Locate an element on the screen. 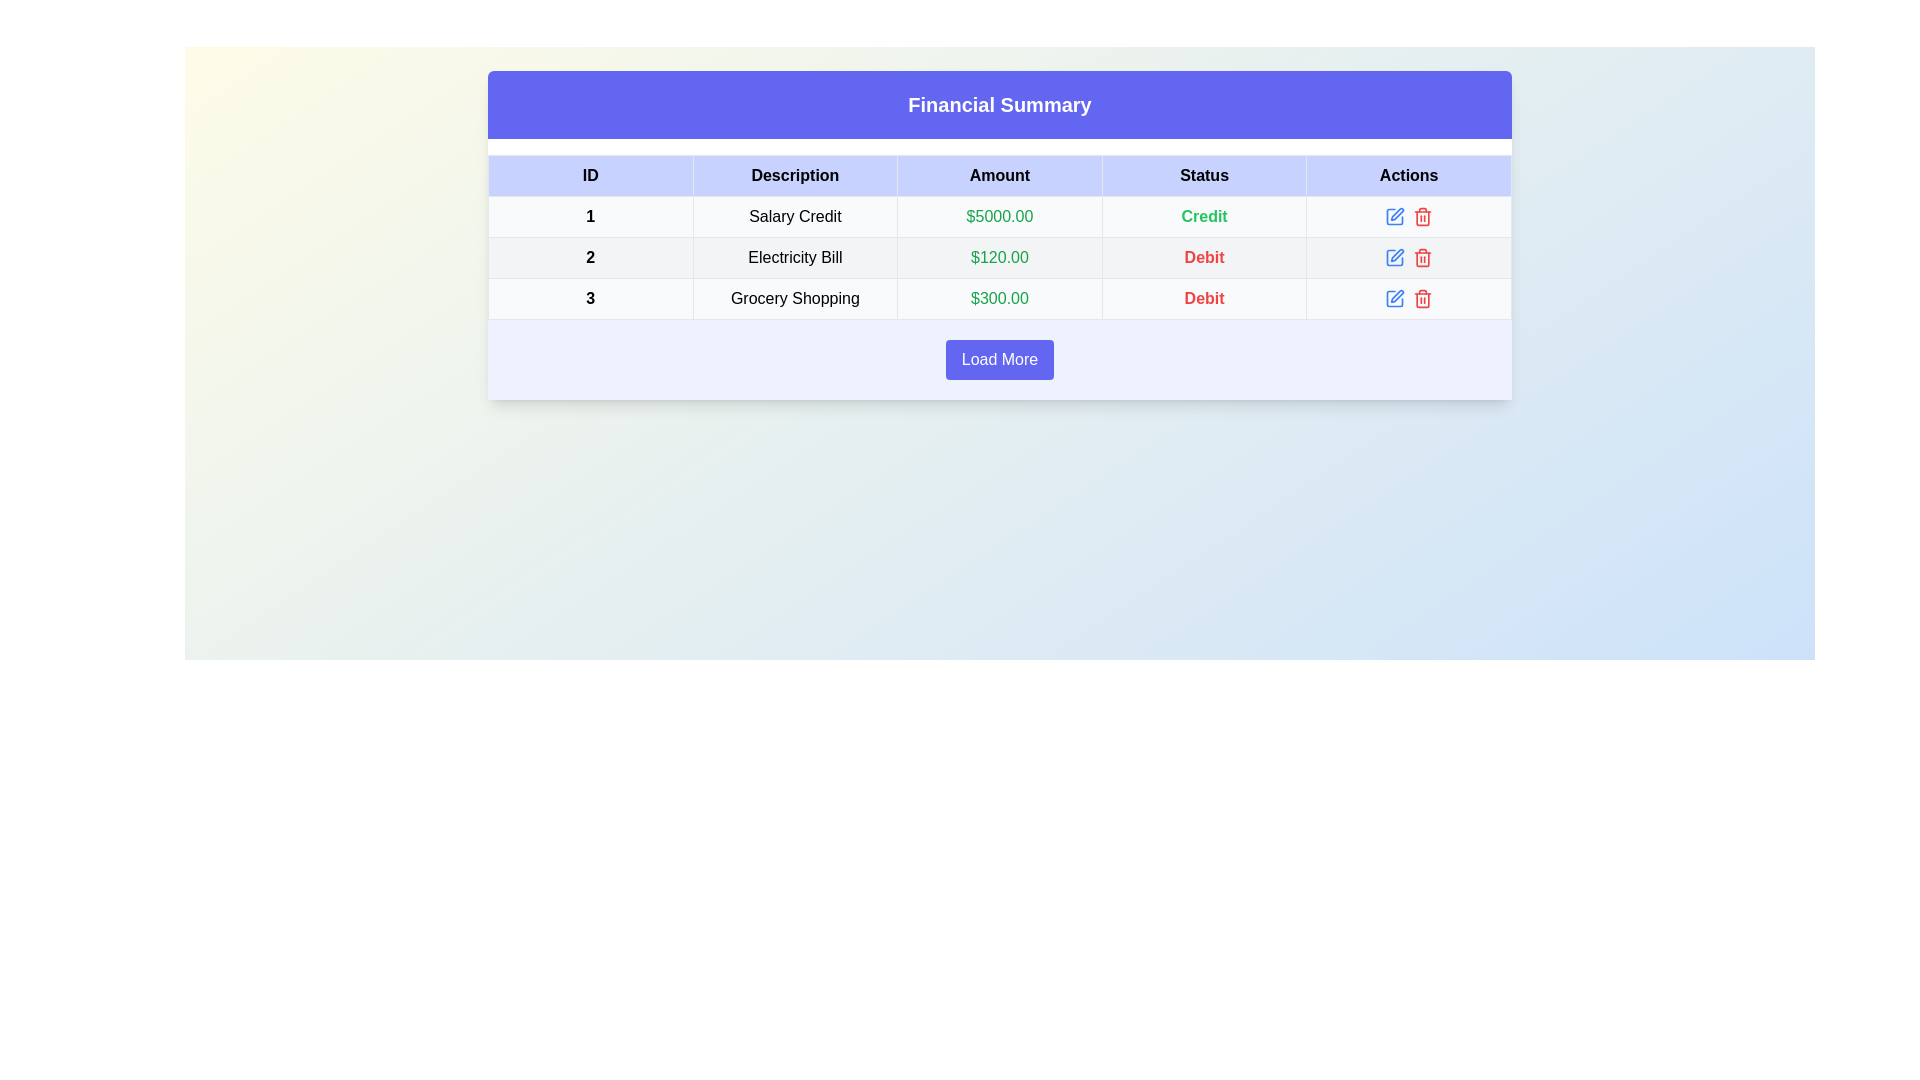 The width and height of the screenshot is (1920, 1080). the button located below the 'Financial Summary' table to load more content is located at coordinates (999, 358).